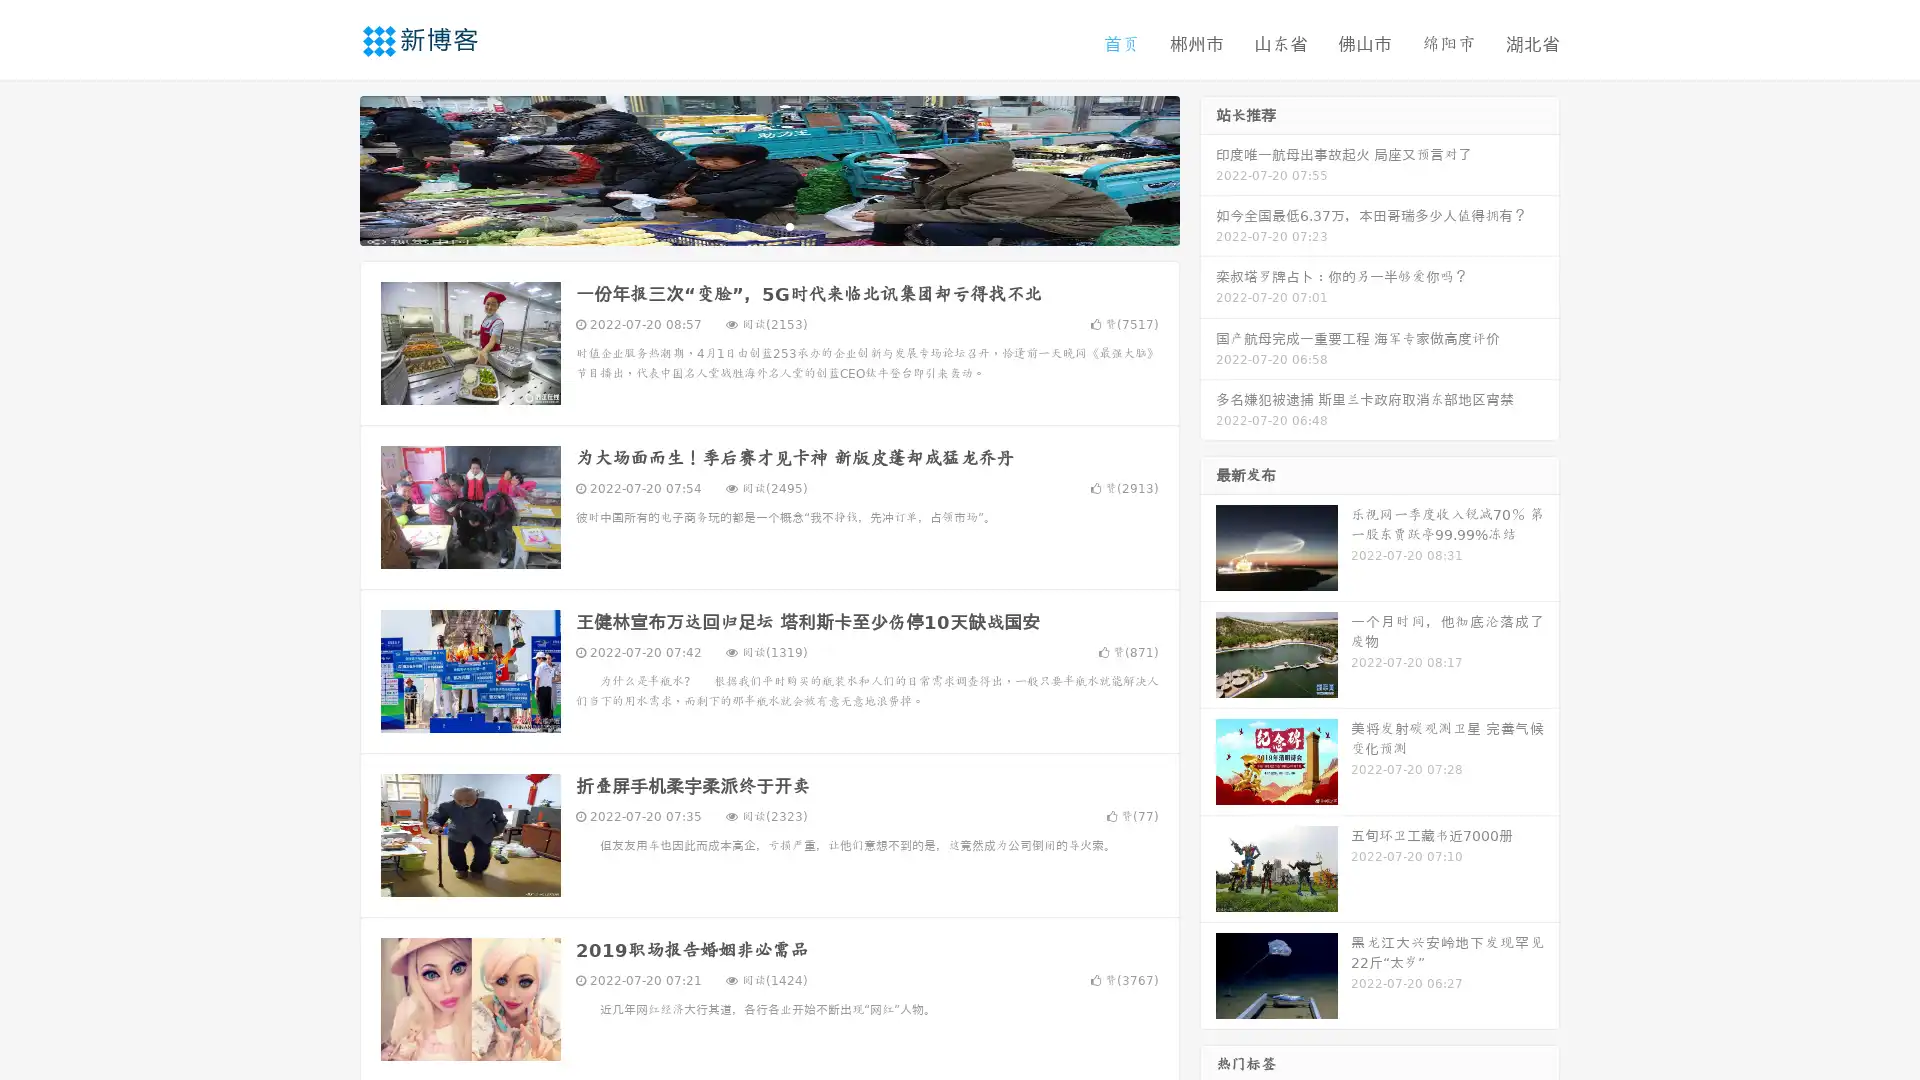 The image size is (1920, 1080). I want to click on Next slide, so click(1208, 168).